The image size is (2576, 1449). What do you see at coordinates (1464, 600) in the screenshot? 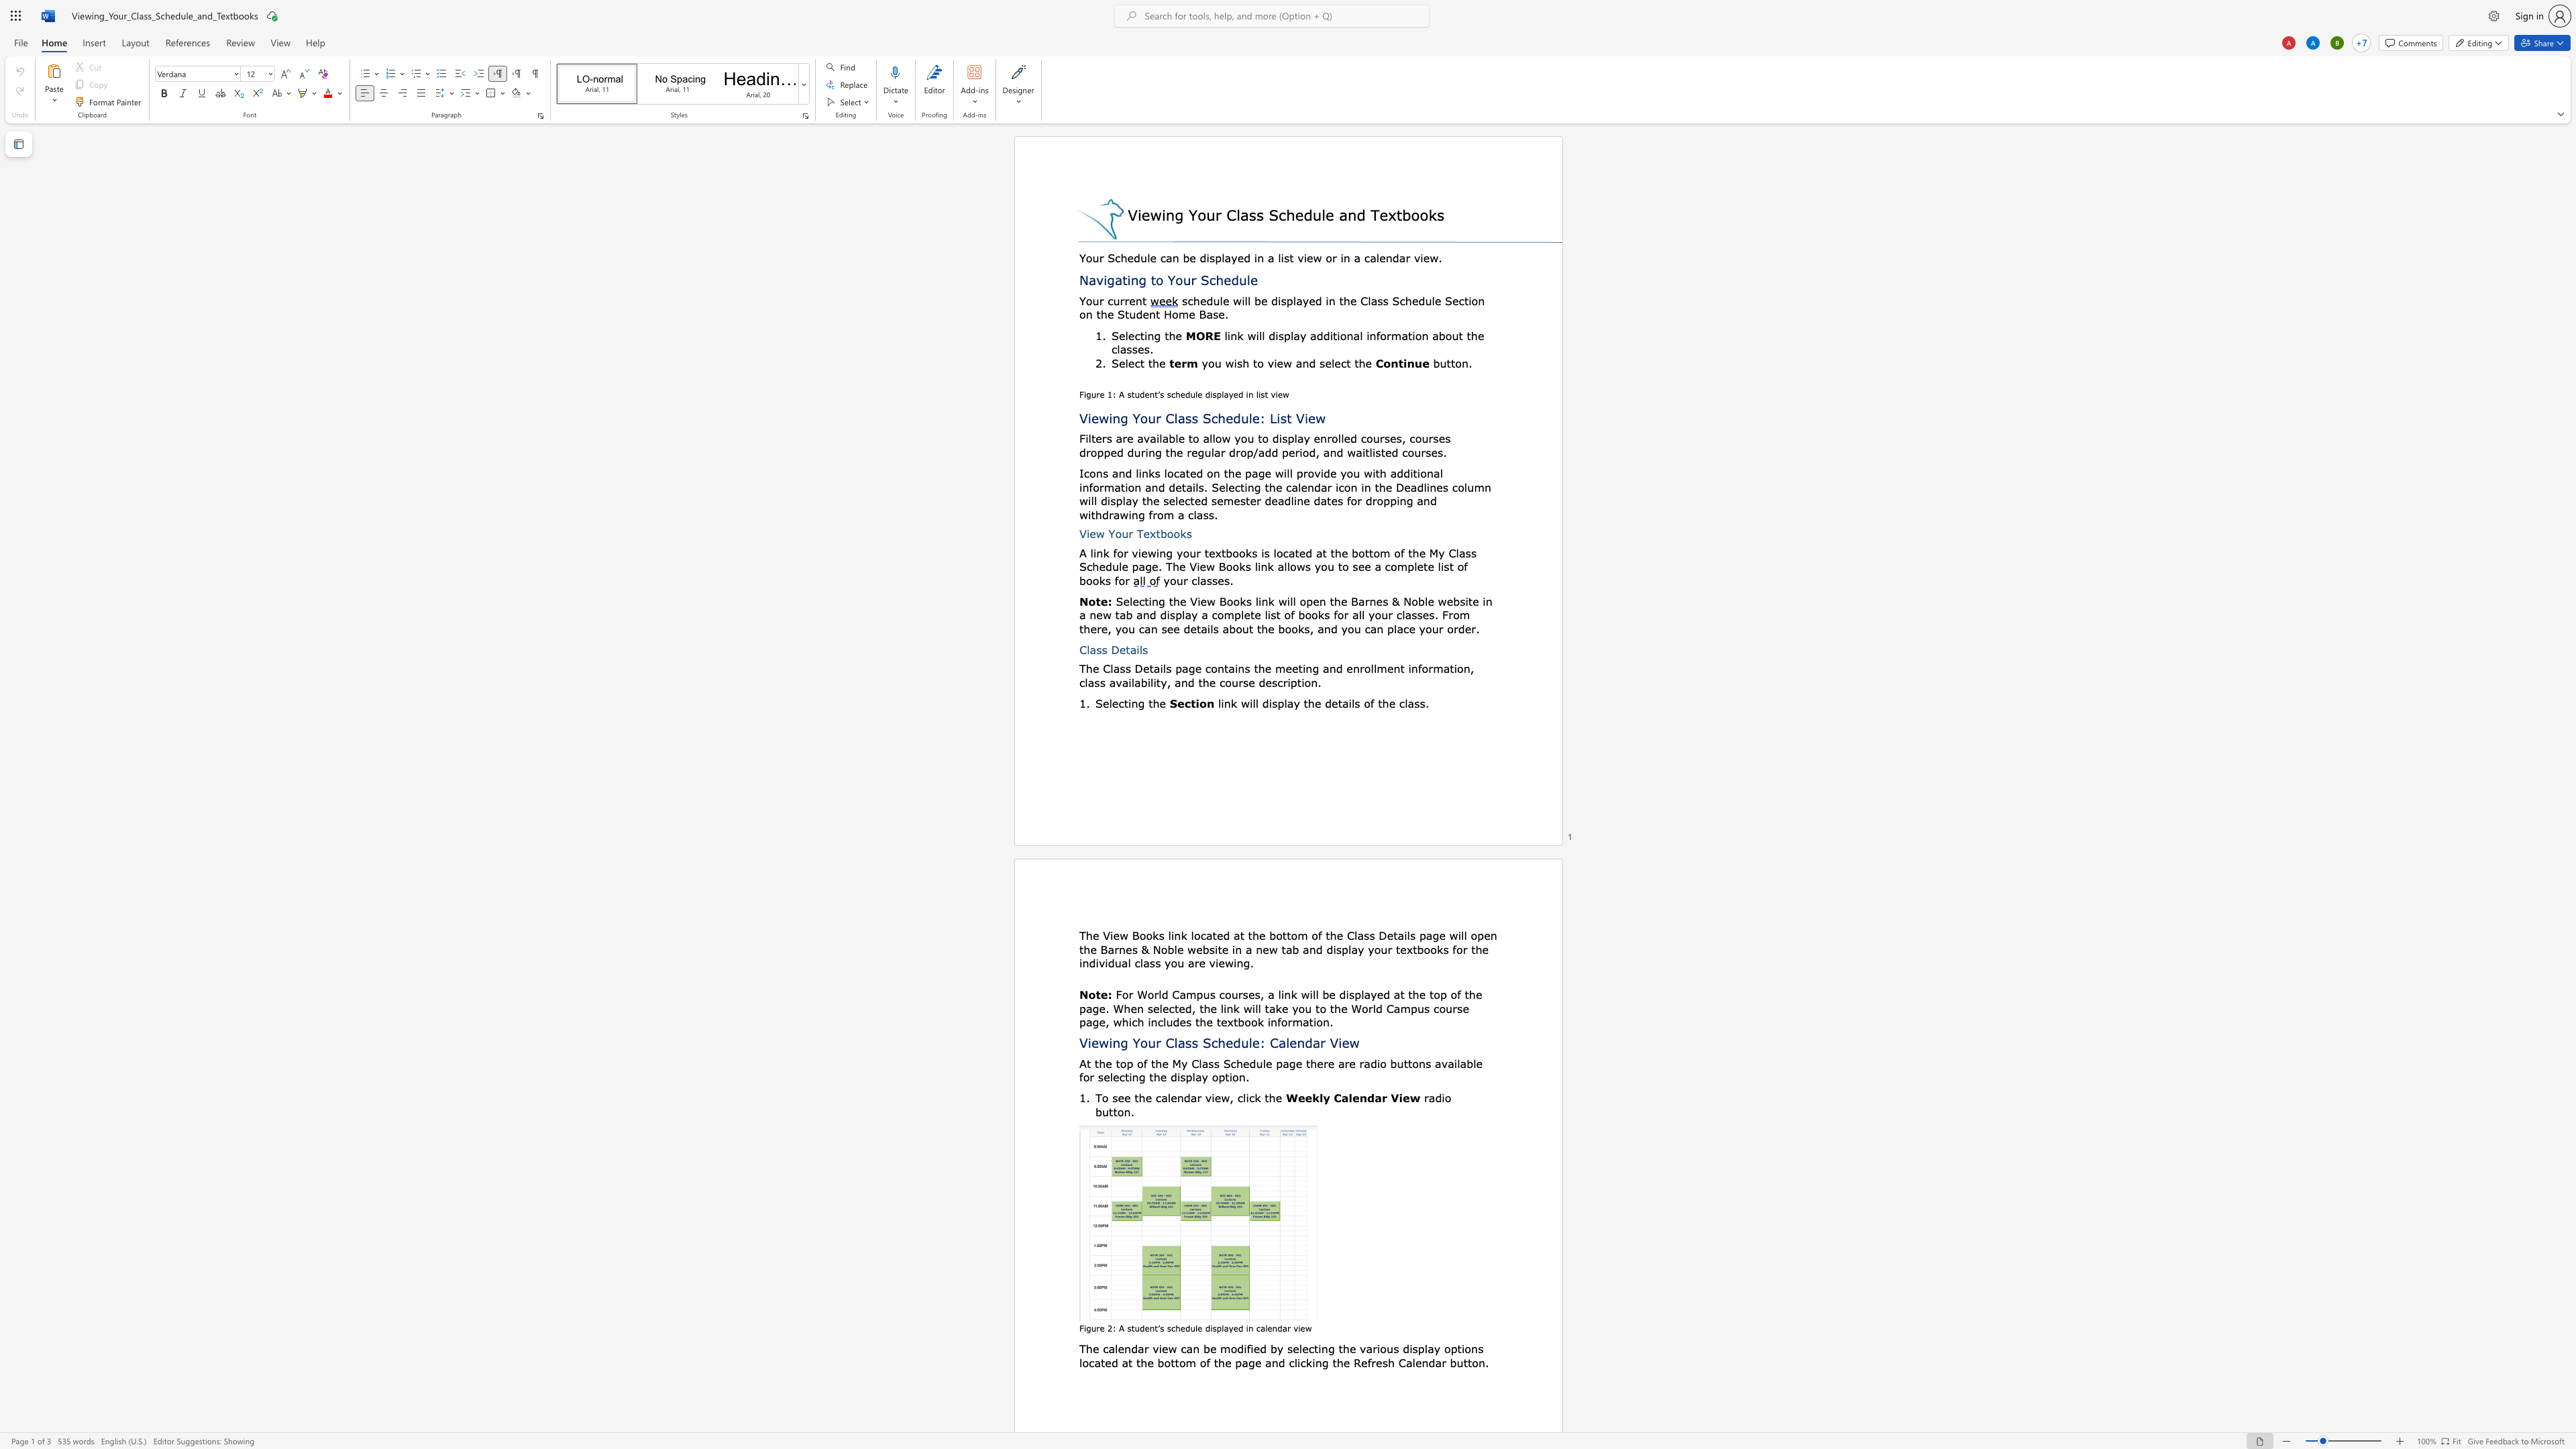
I see `the space between the continuous character "s" and "i" in the text` at bounding box center [1464, 600].